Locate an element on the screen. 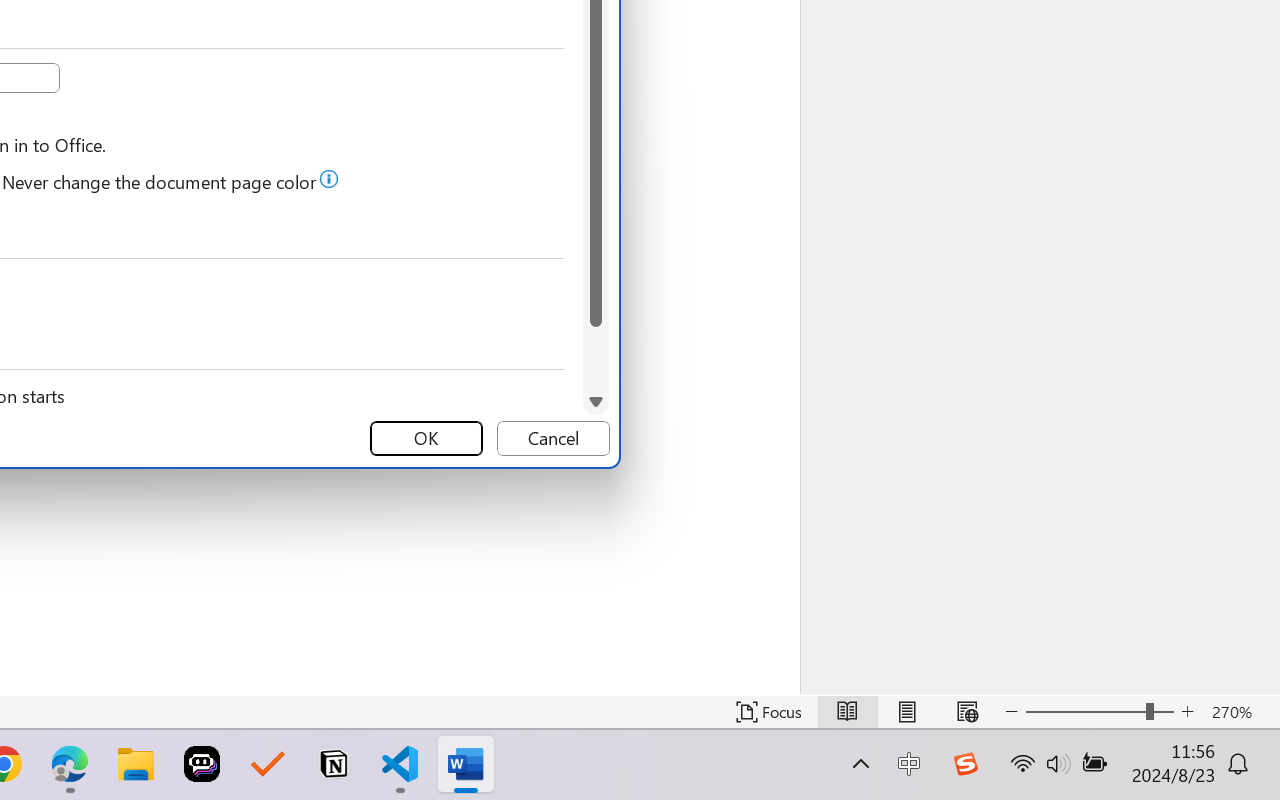 The height and width of the screenshot is (800, 1280). 'Line down' is located at coordinates (594, 401).